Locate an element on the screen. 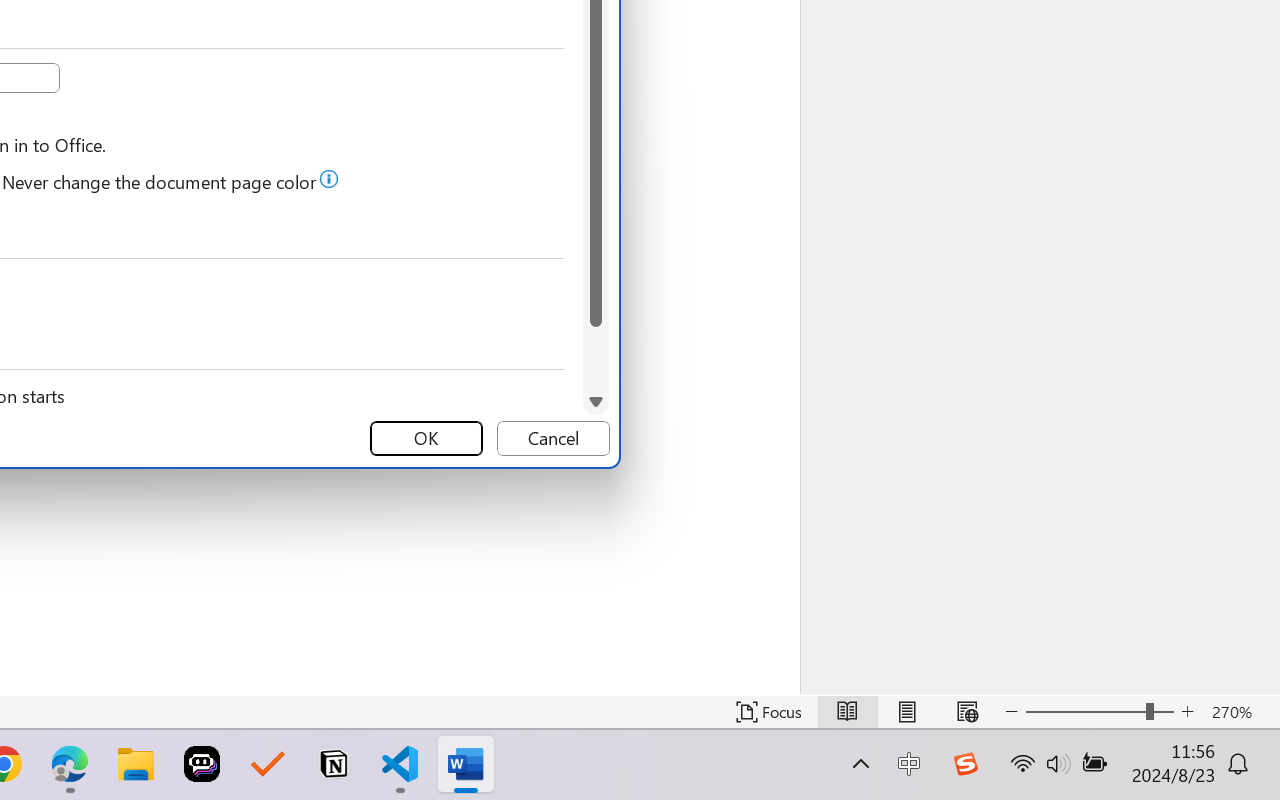 The height and width of the screenshot is (800, 1280). 'Line down' is located at coordinates (594, 401).